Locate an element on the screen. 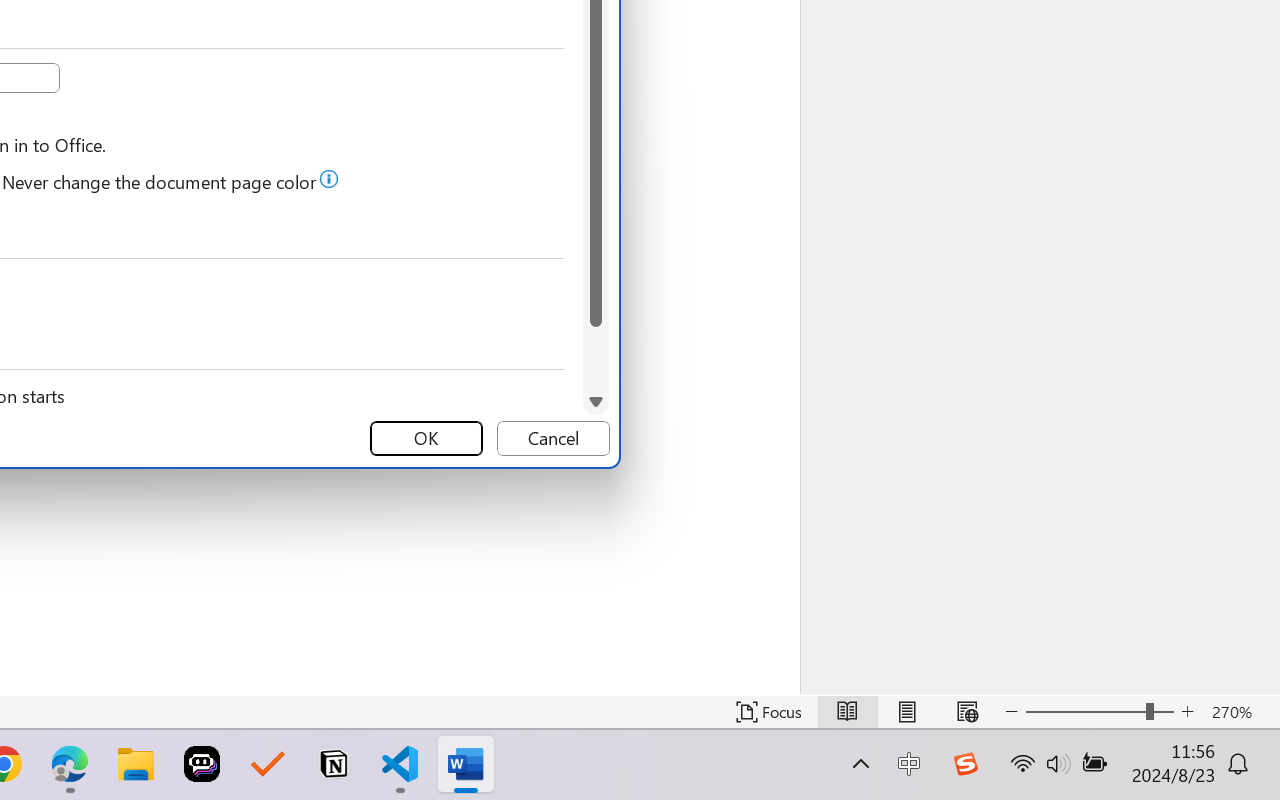 The height and width of the screenshot is (800, 1280). 'Line down' is located at coordinates (594, 401).